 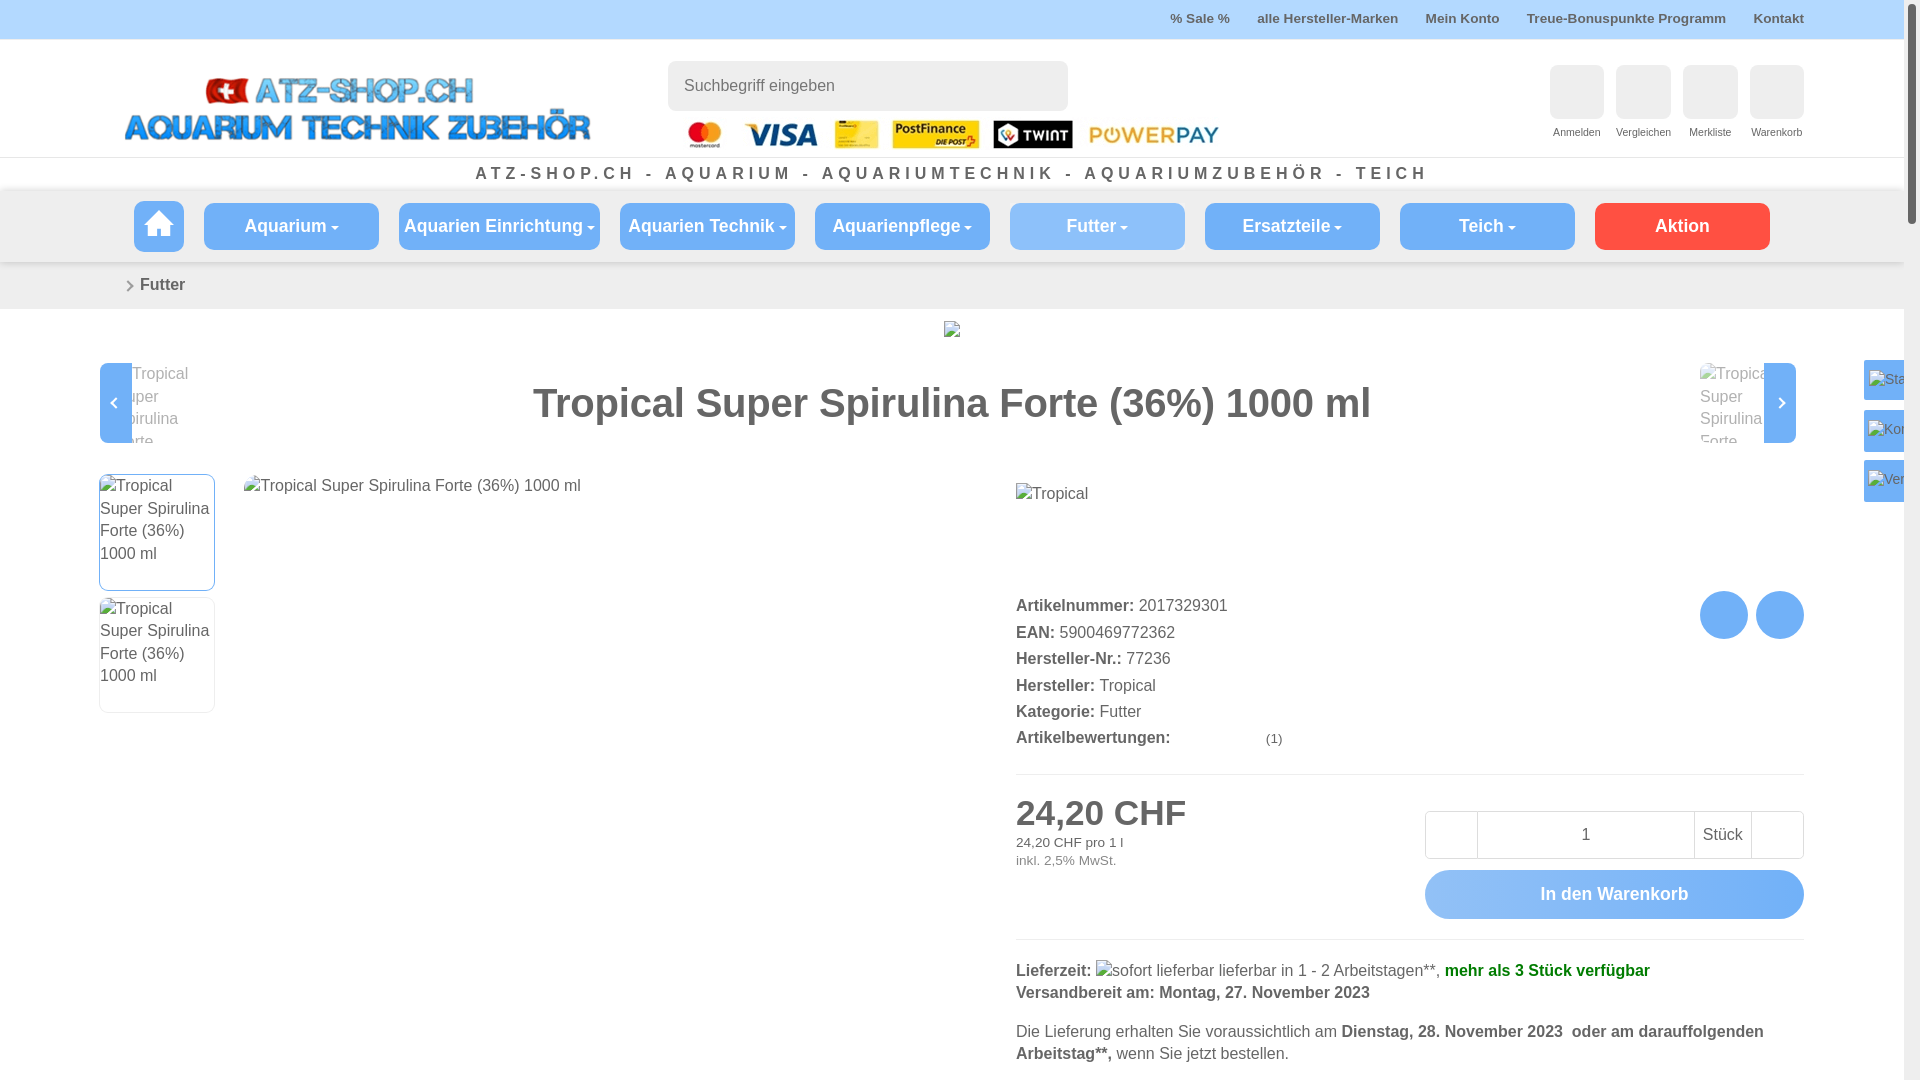 What do you see at coordinates (1626, 18) in the screenshot?
I see `'Treue-Bonuspunkte Programm'` at bounding box center [1626, 18].